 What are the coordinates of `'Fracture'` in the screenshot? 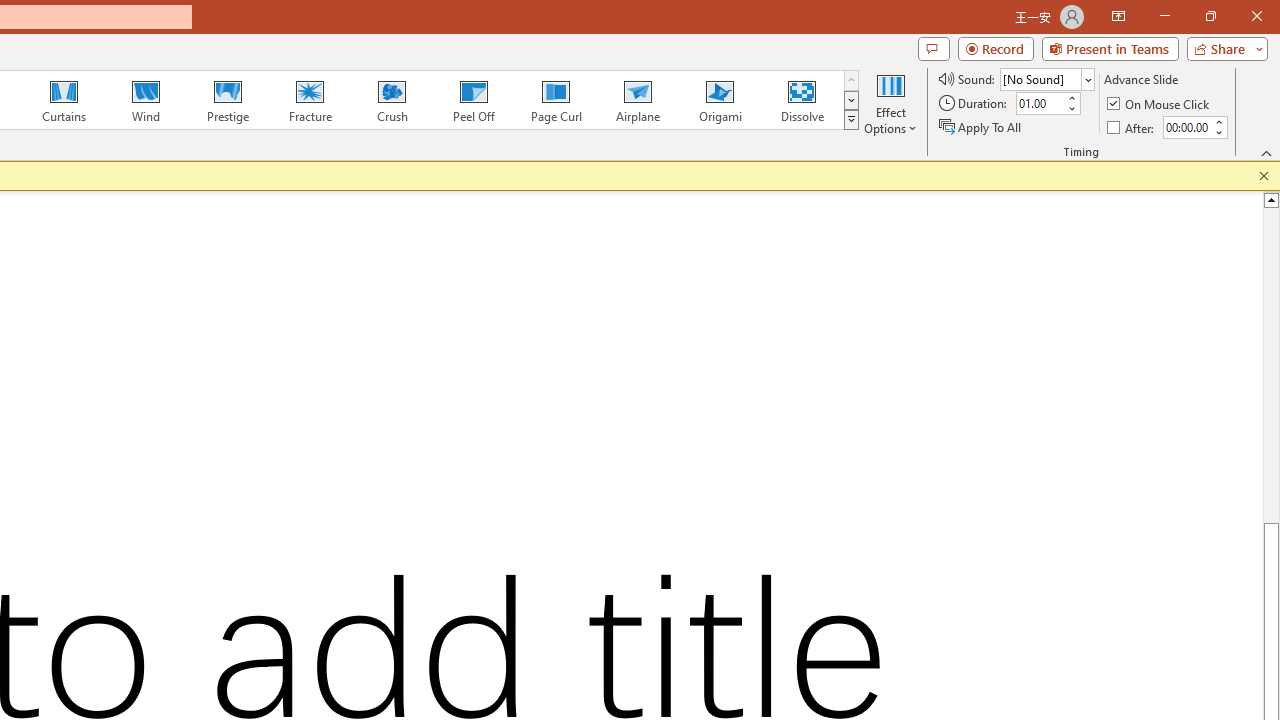 It's located at (308, 100).